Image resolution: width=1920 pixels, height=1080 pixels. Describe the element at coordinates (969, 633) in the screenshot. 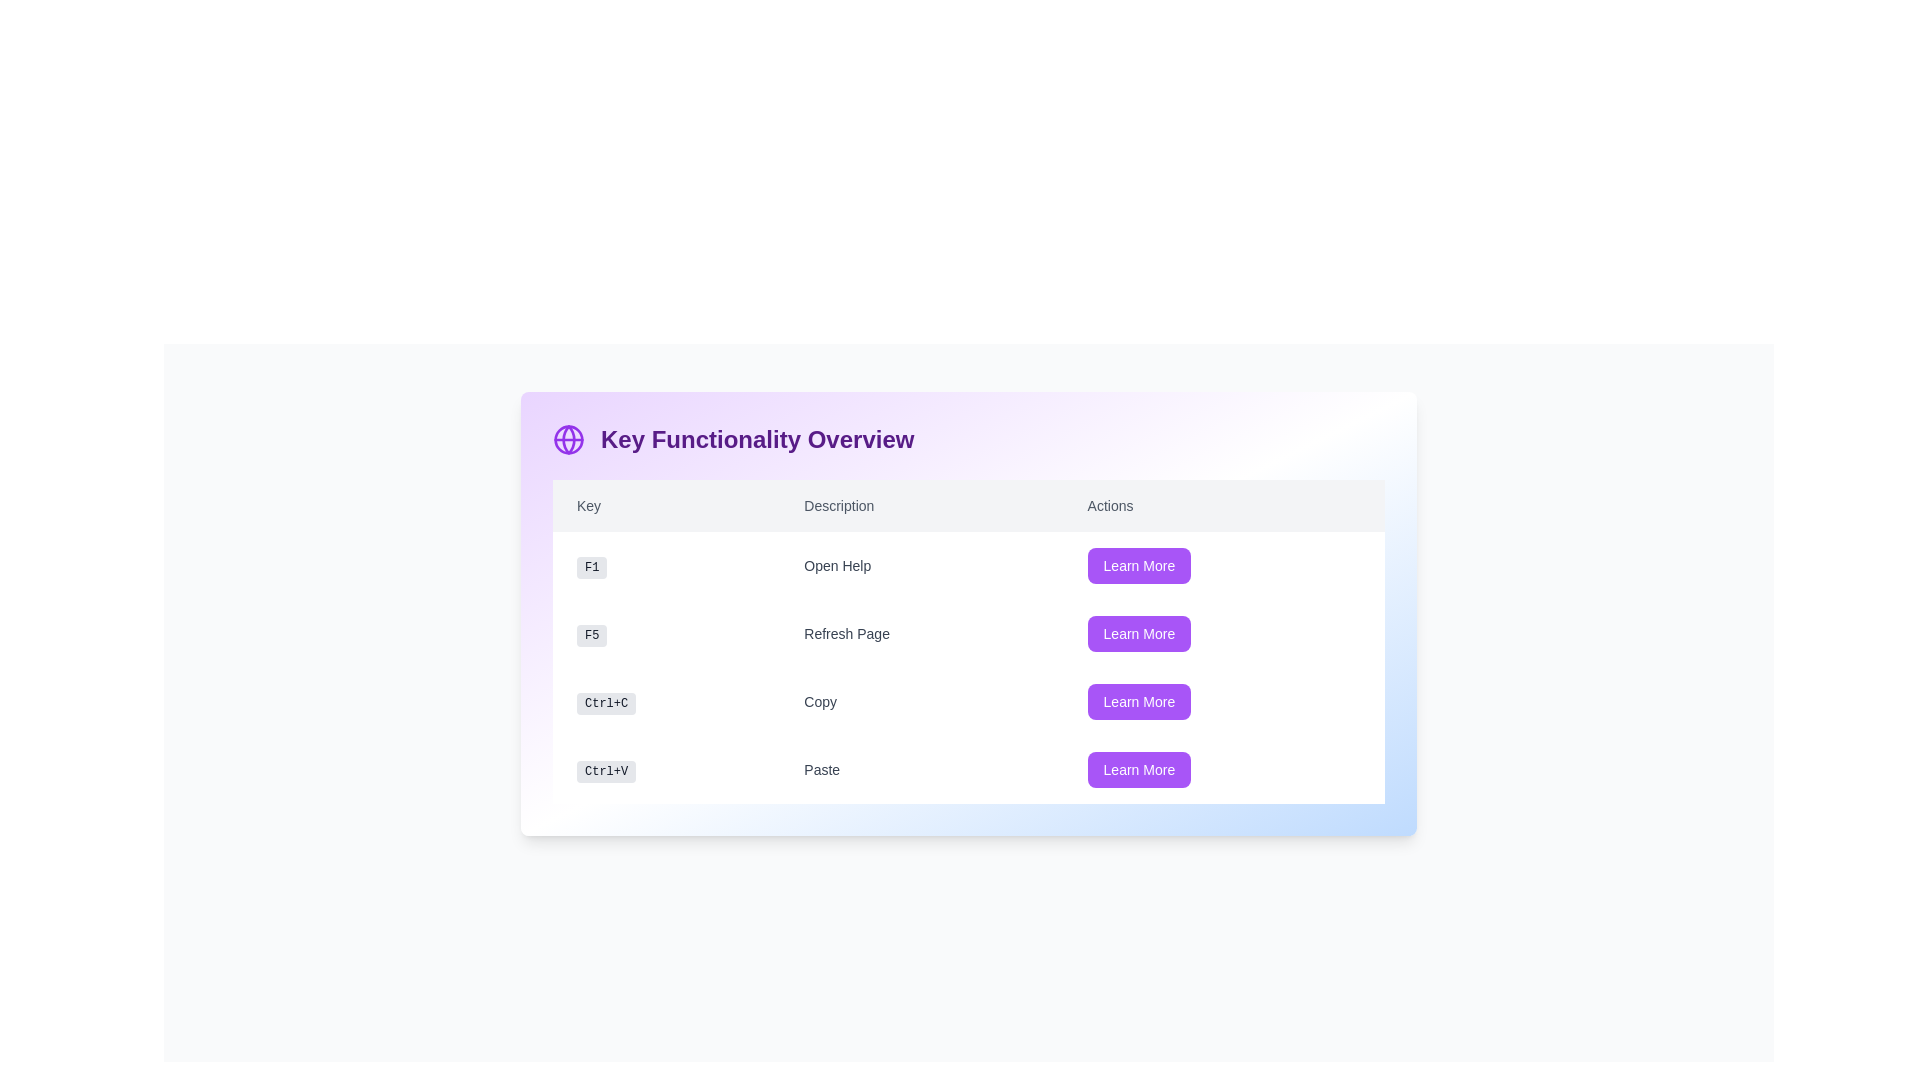

I see `the second row in the table layout that explains the function of the 'F5' key, which is to 'Refresh Page'` at that location.